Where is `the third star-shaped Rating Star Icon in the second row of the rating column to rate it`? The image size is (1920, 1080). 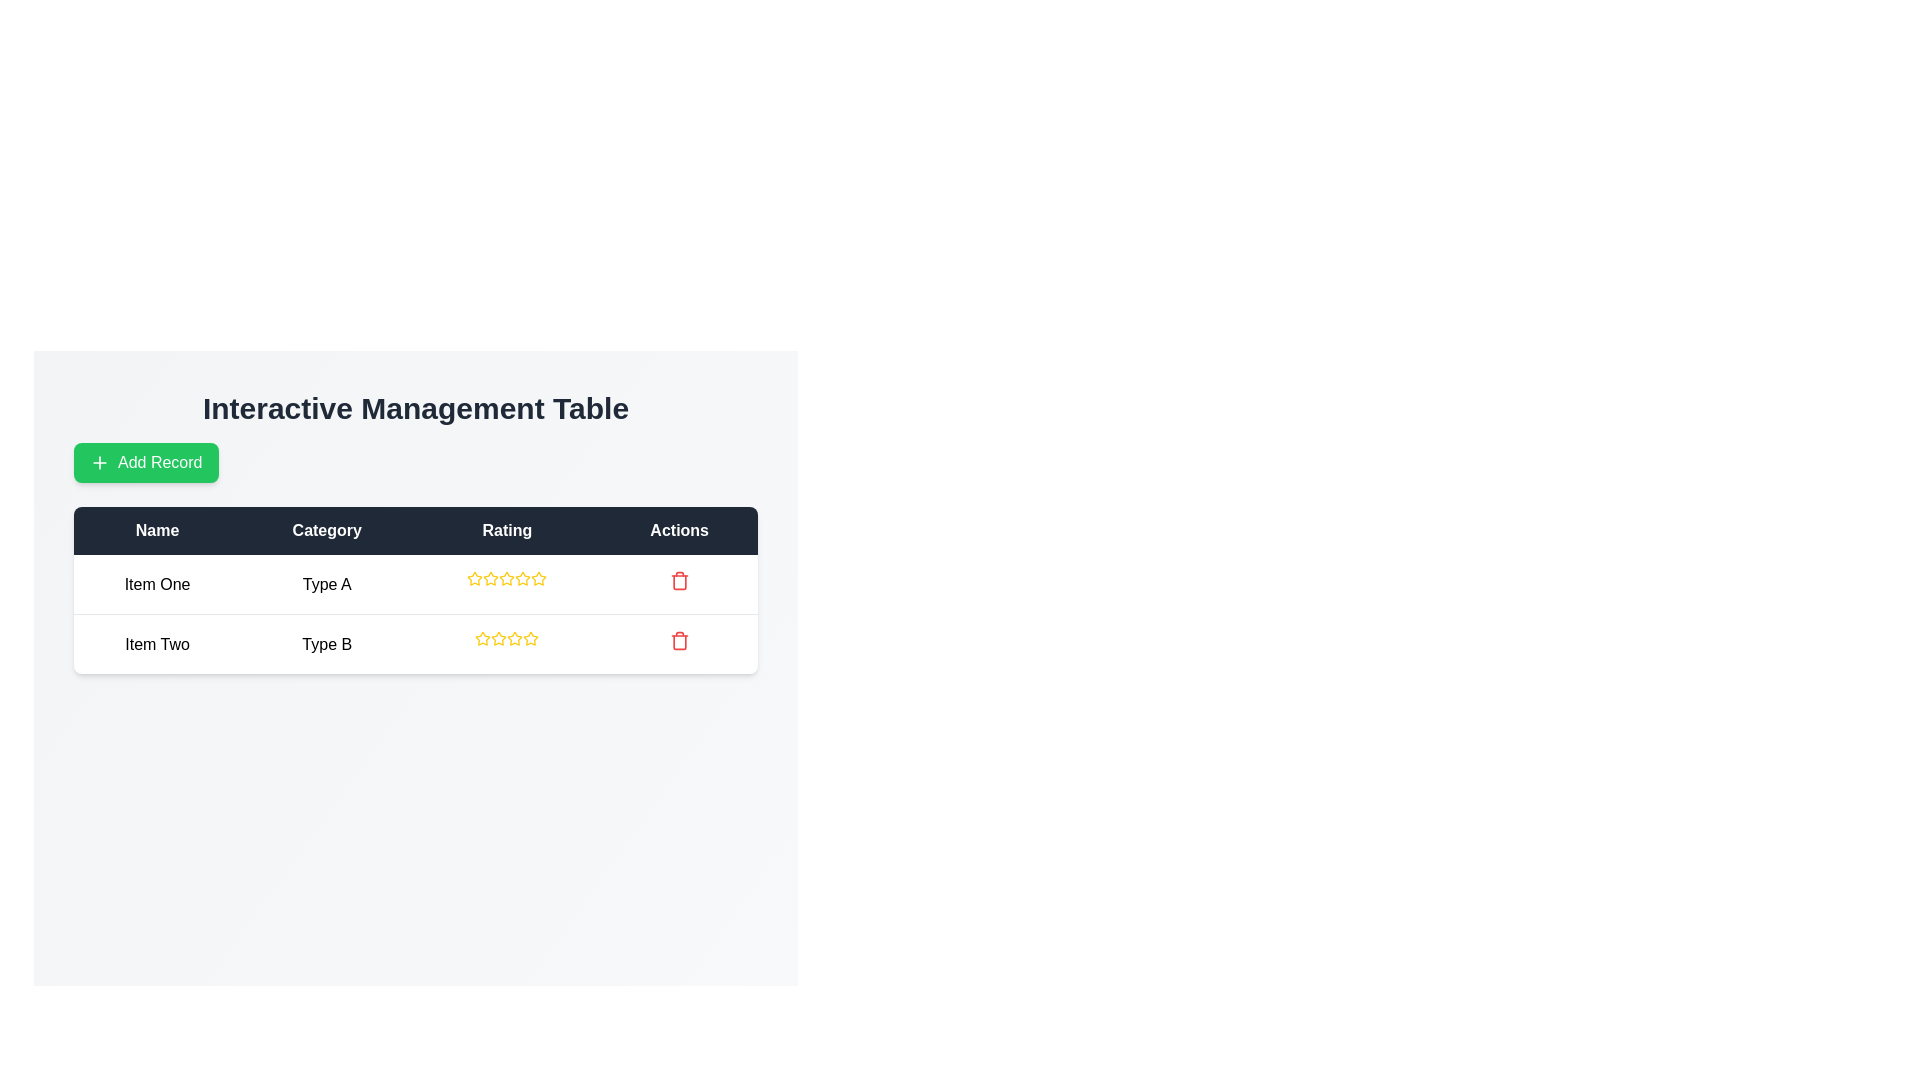 the third star-shaped Rating Star Icon in the second row of the rating column to rate it is located at coordinates (515, 638).